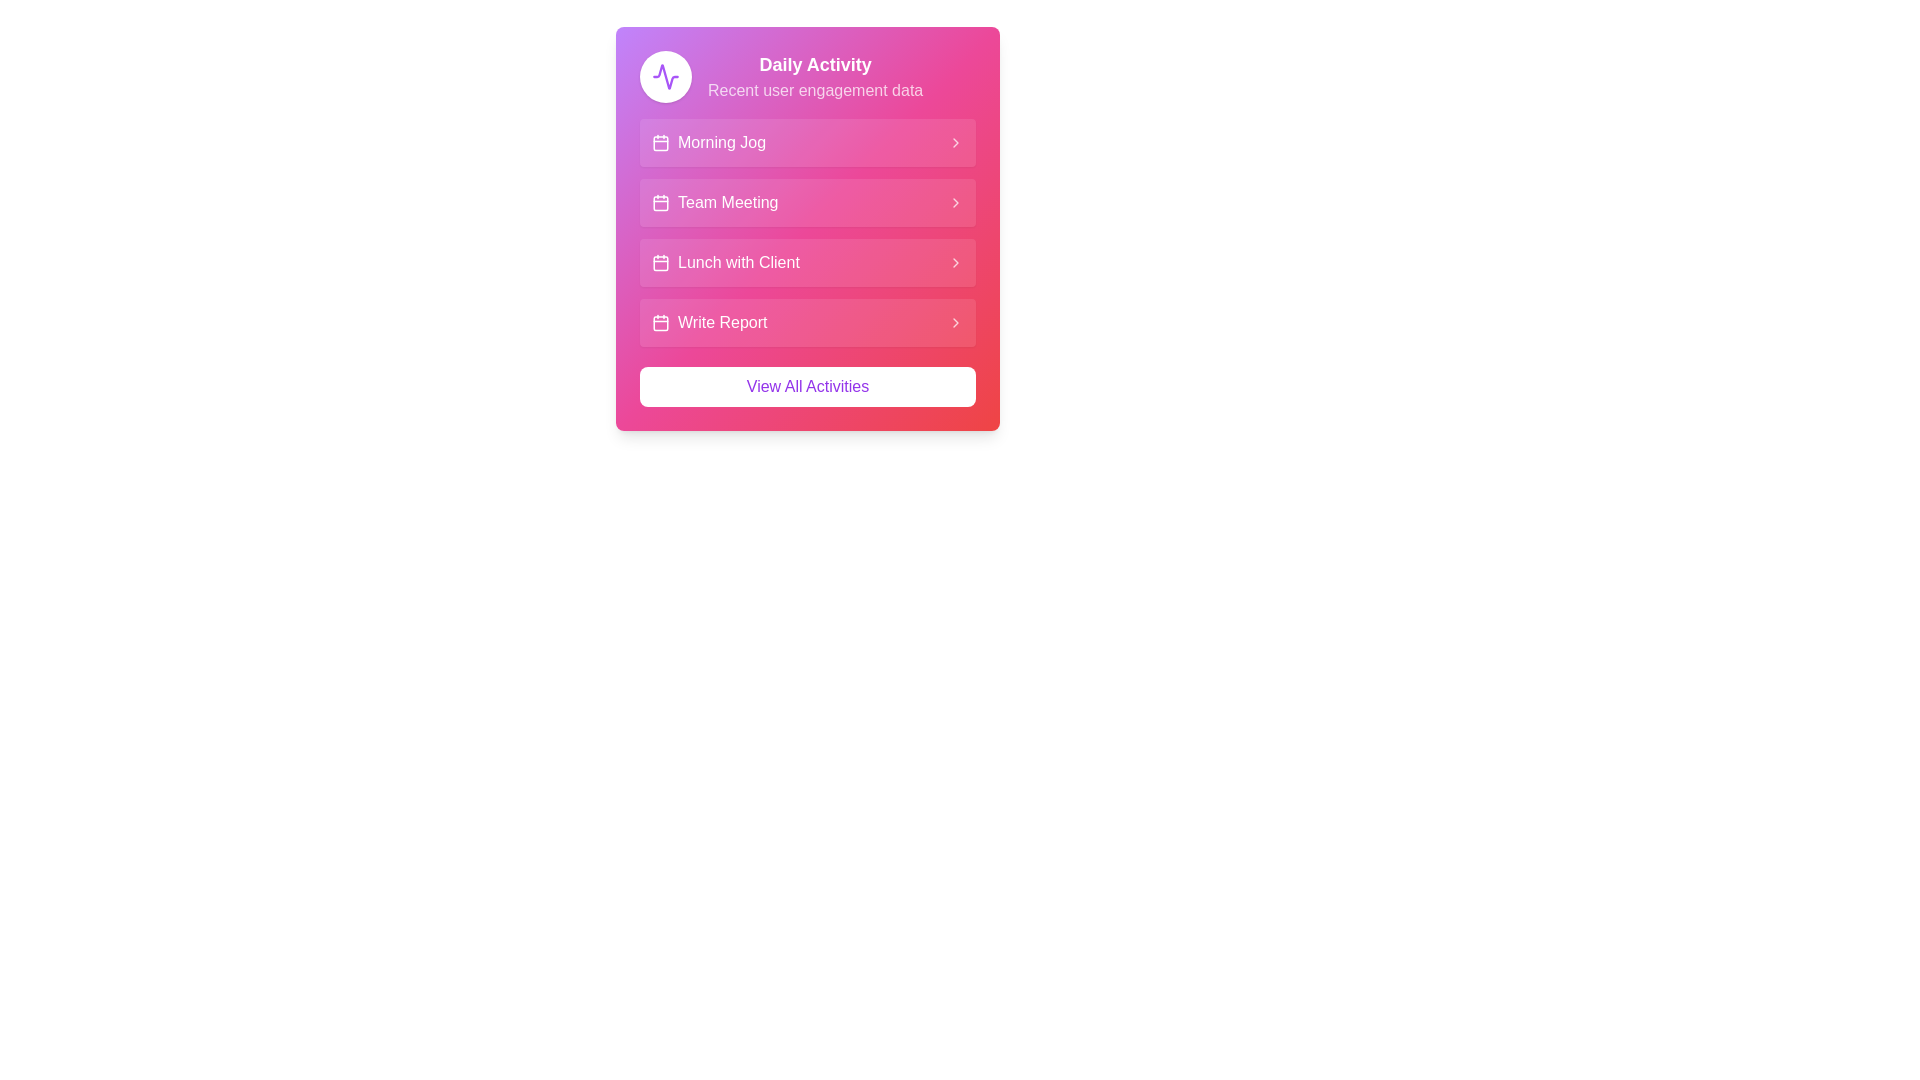 The image size is (1920, 1080). I want to click on the 'Team Meeting' Interactive List Item, which is the second item in a vertical list, so click(807, 203).